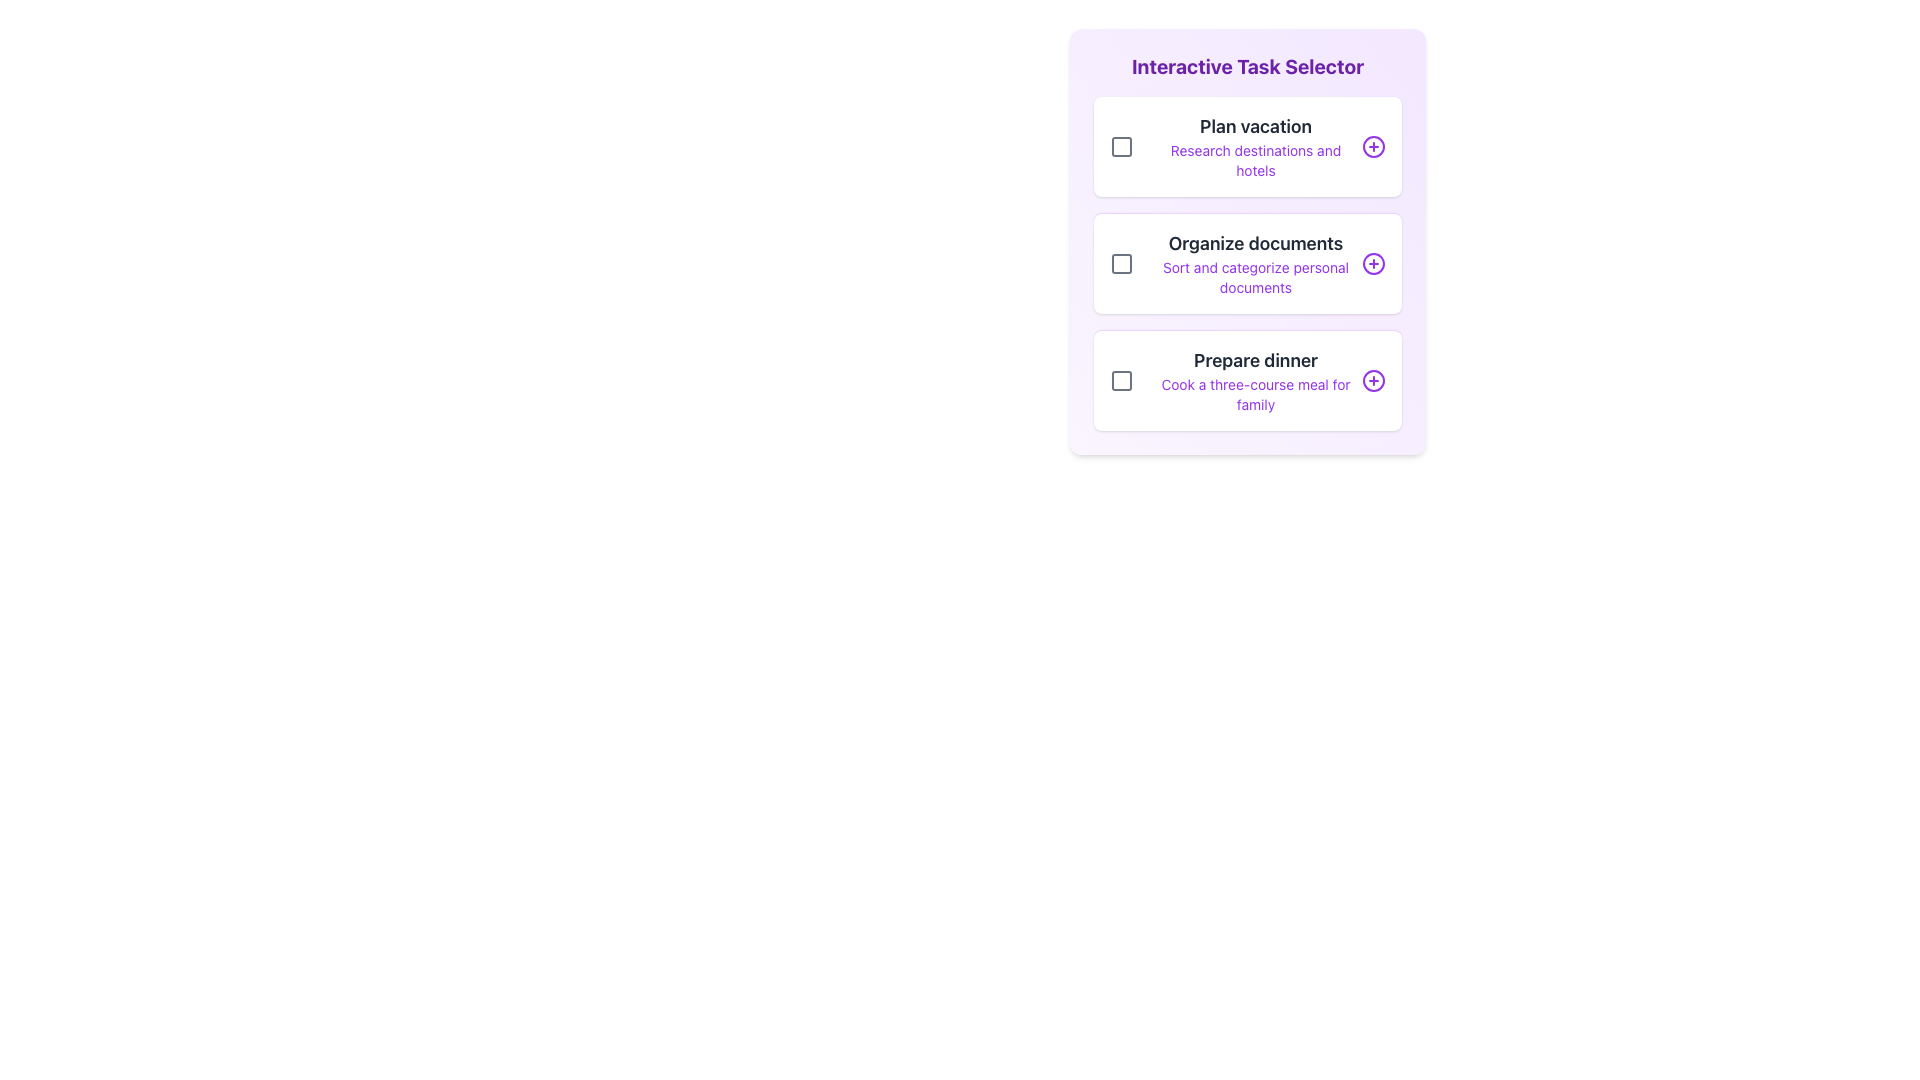  What do you see at coordinates (1255, 242) in the screenshot?
I see `the Text Label that serves as the title for the task description in the 'Interactive Task Selector' section, located between 'Plan vacation' and 'Prepare dinner'` at bounding box center [1255, 242].